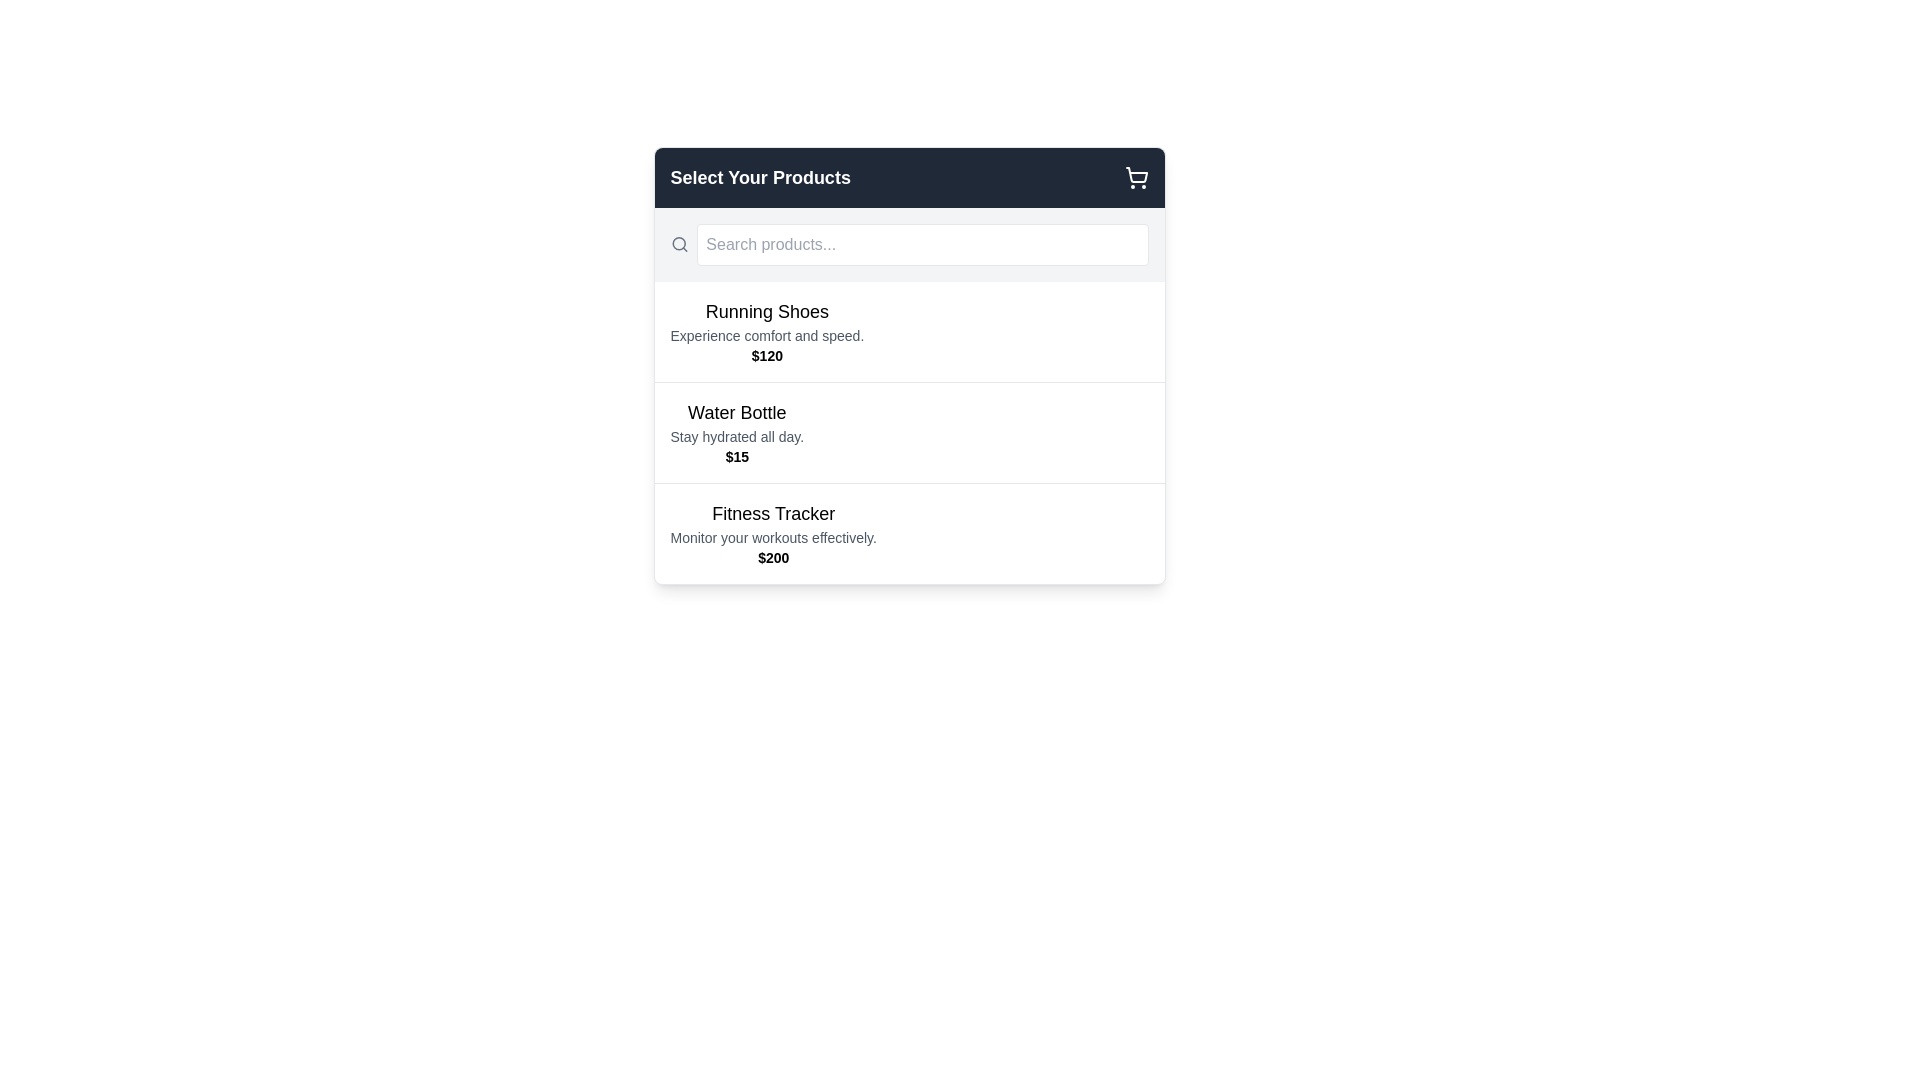  I want to click on the product information text block displaying details about the product, so click(766, 330).